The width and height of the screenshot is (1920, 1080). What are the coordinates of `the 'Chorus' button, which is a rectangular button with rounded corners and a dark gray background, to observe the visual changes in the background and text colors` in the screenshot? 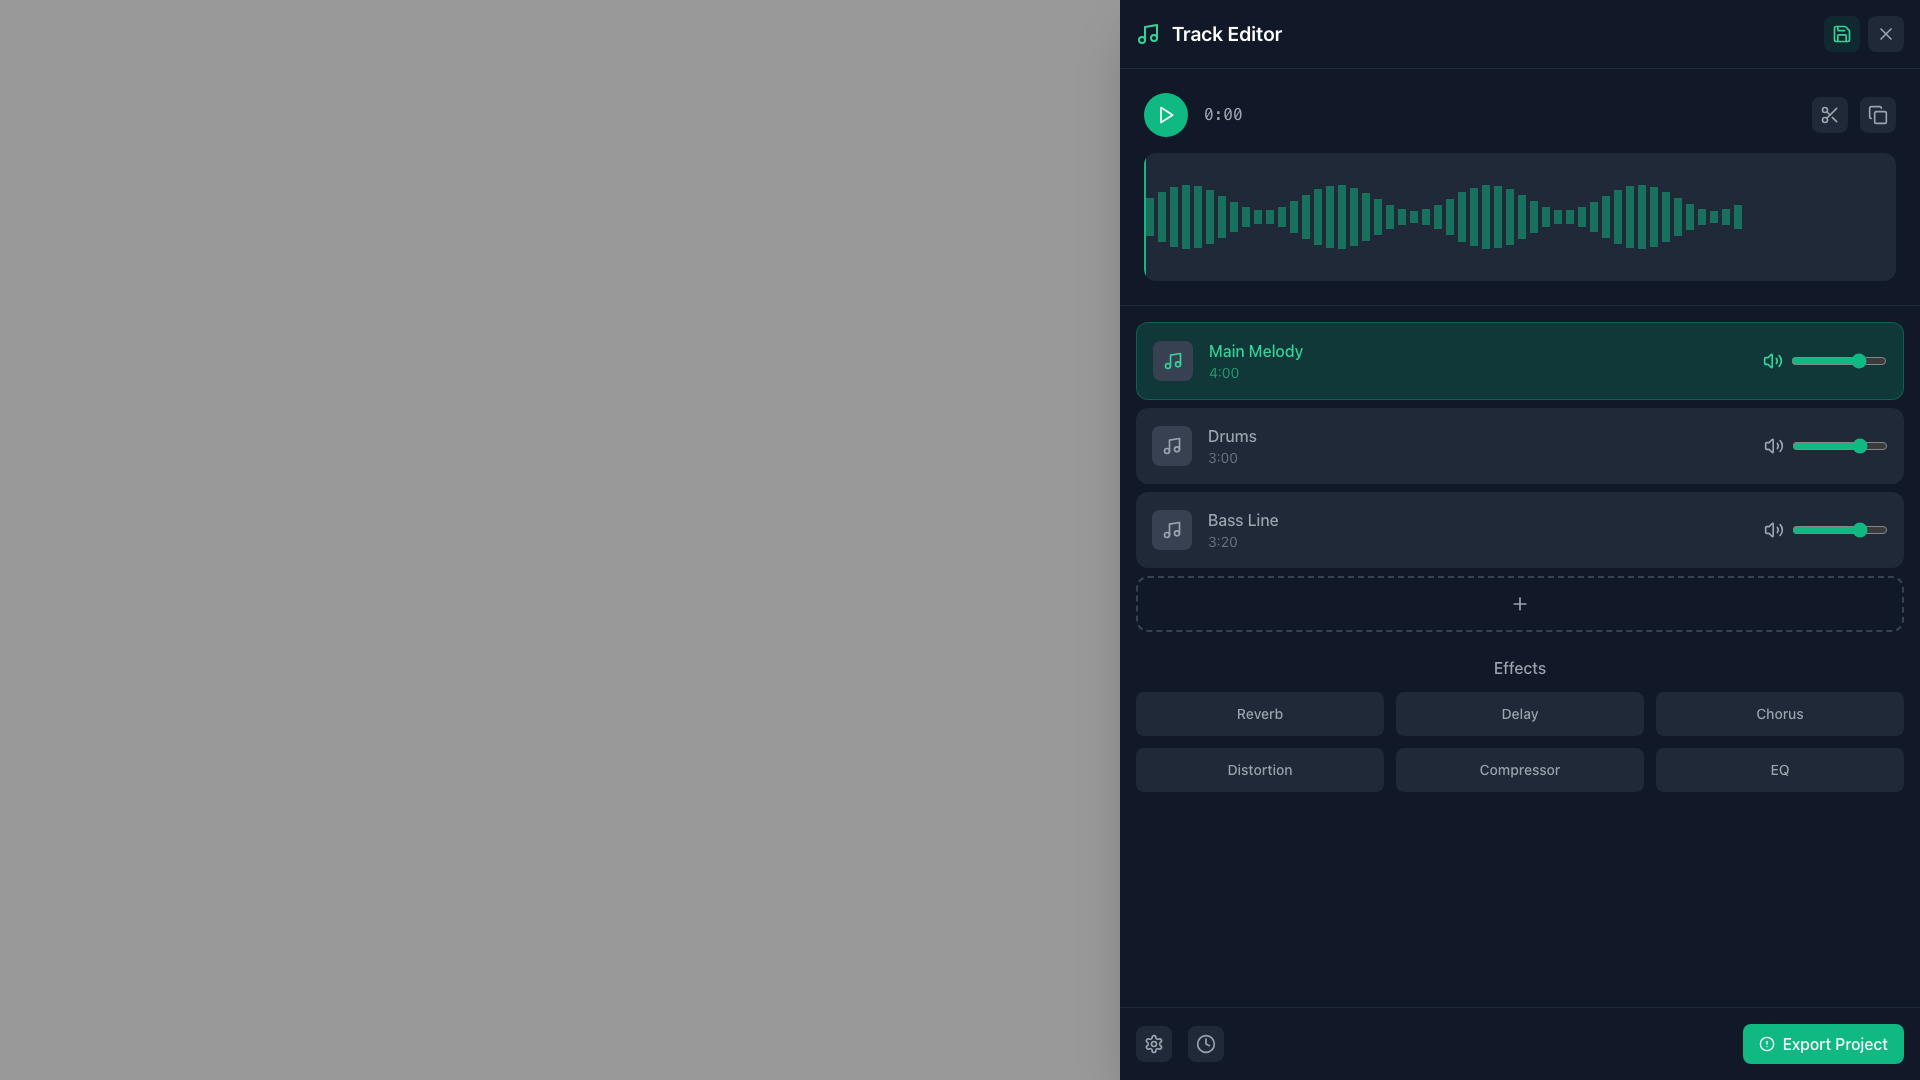 It's located at (1780, 712).